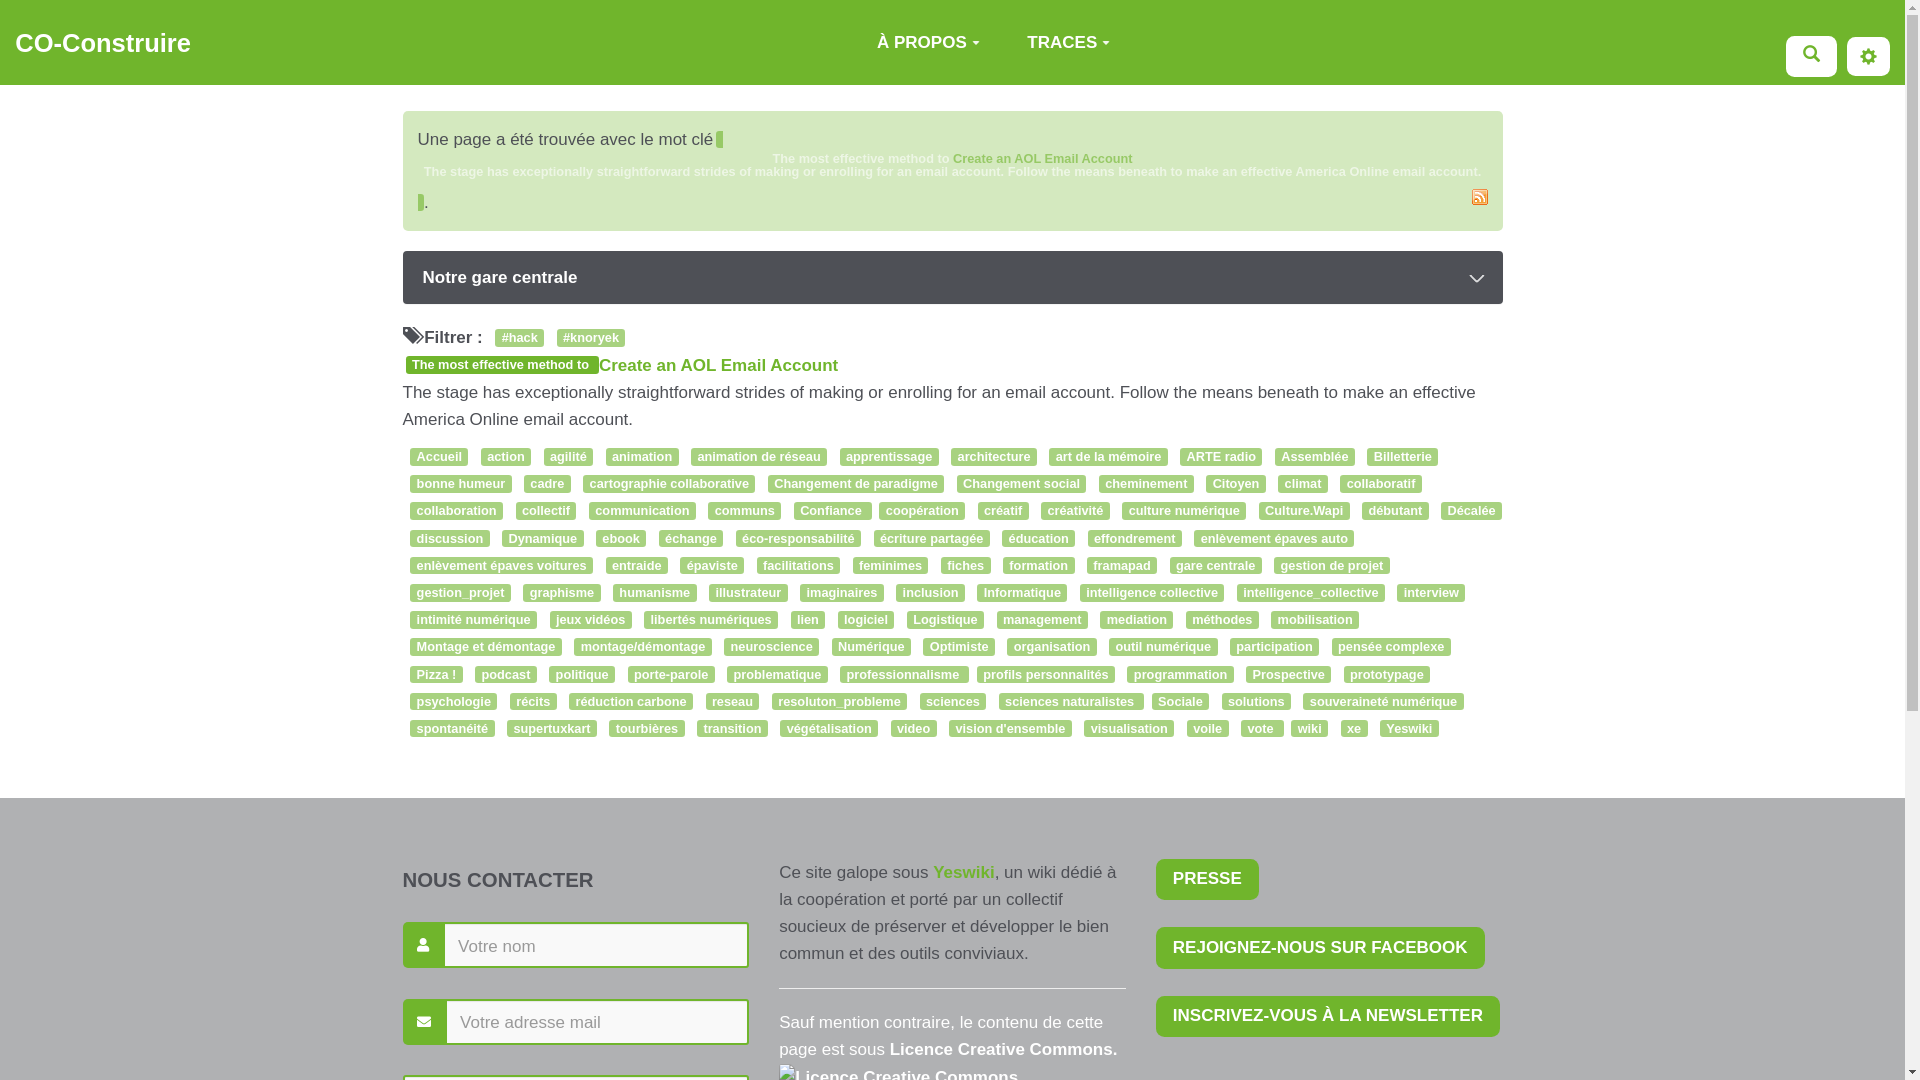  I want to click on 'feminimes', so click(890, 566).